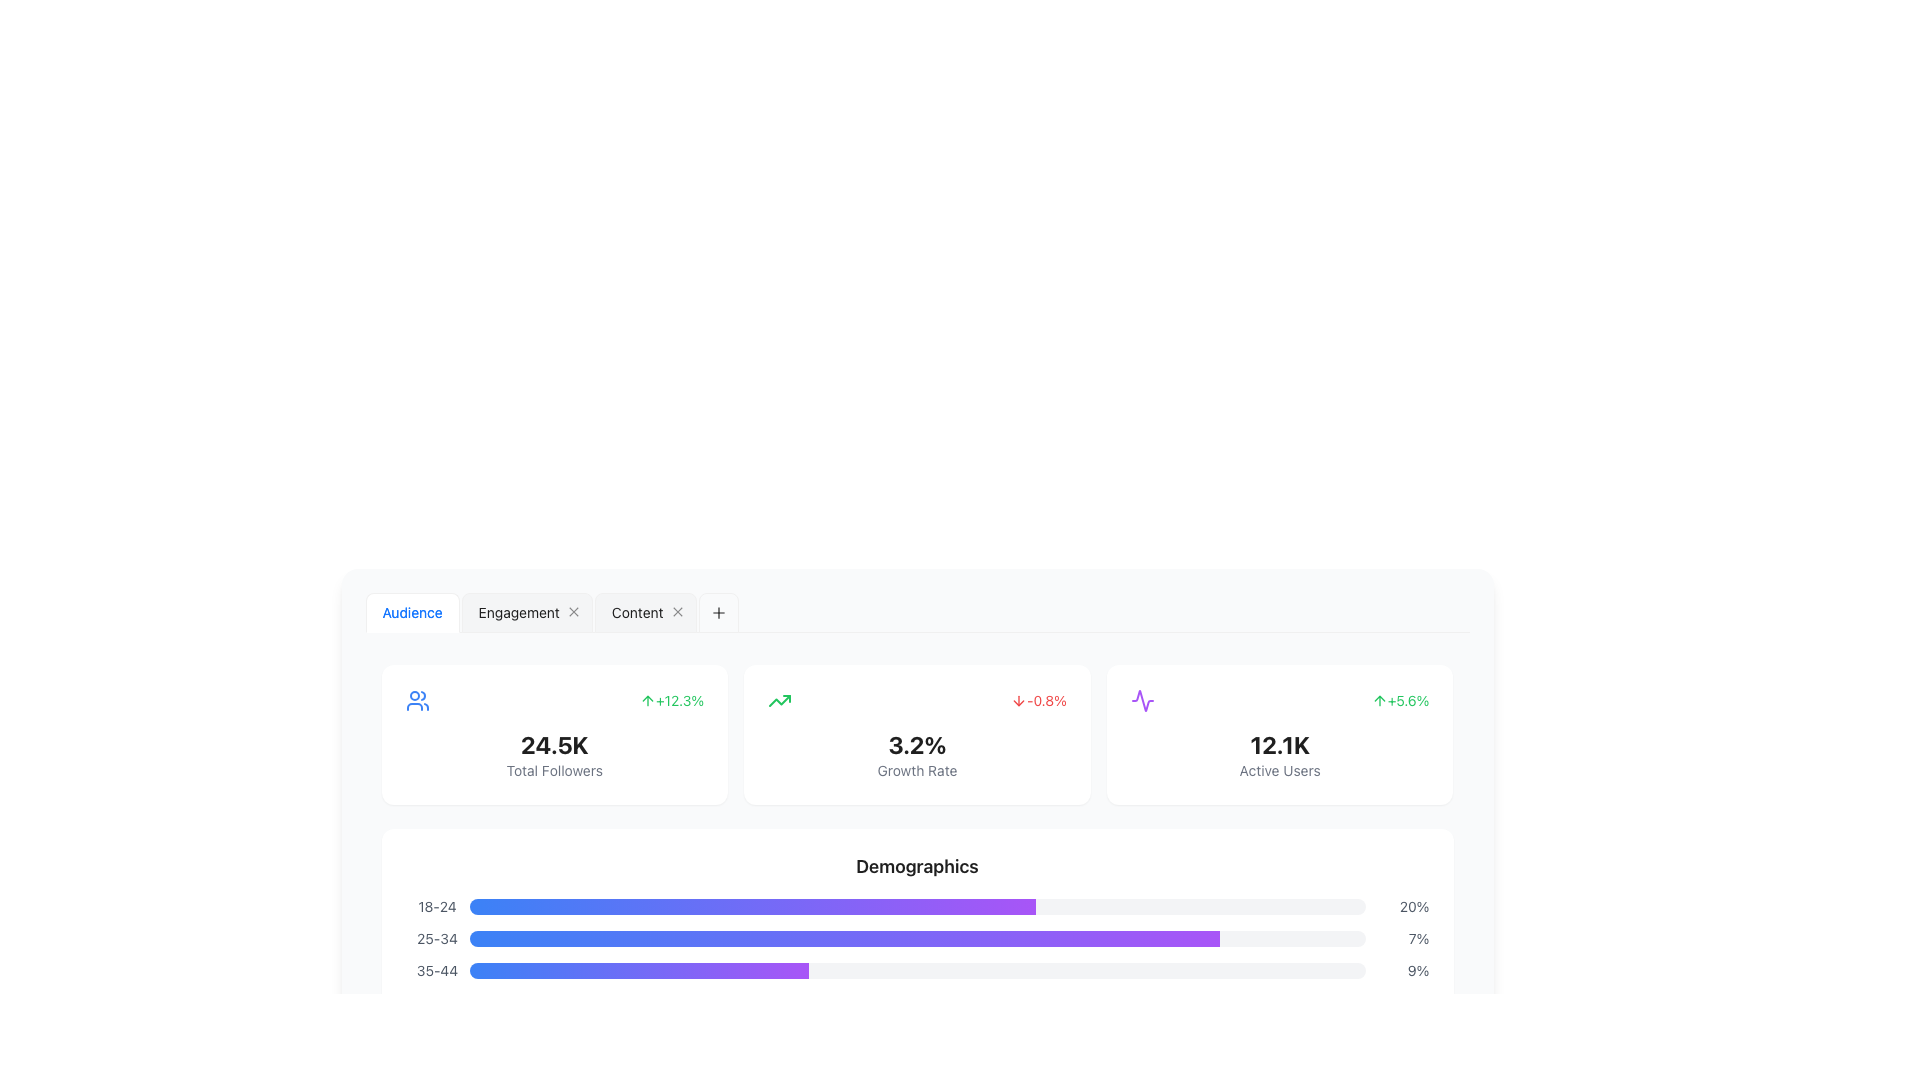 The width and height of the screenshot is (1920, 1080). I want to click on the first Information display card, which features a blue user icon on the left, a bold '24.5K' text in the center, and a green upward arrow with percentage on the right, so click(554, 735).